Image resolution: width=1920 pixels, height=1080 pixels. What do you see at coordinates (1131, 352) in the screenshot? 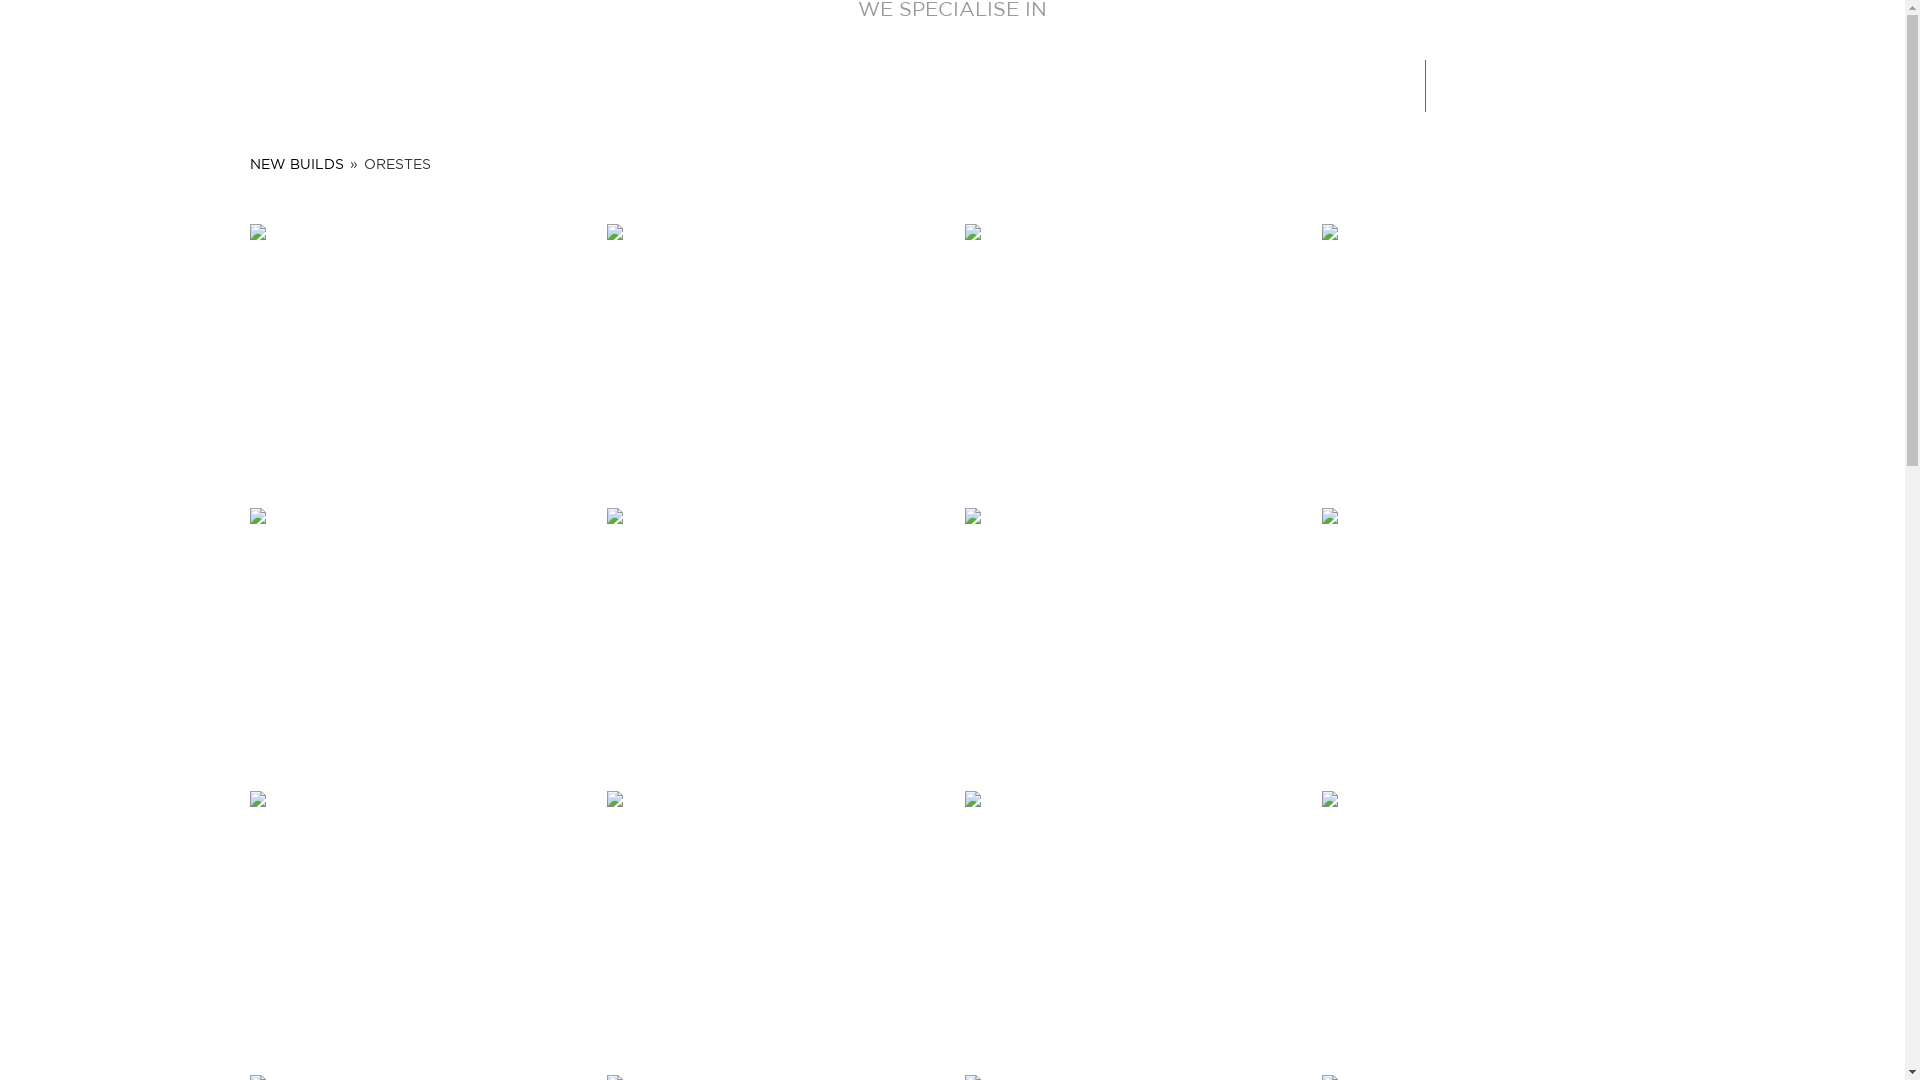
I see `'Orestes'` at bounding box center [1131, 352].